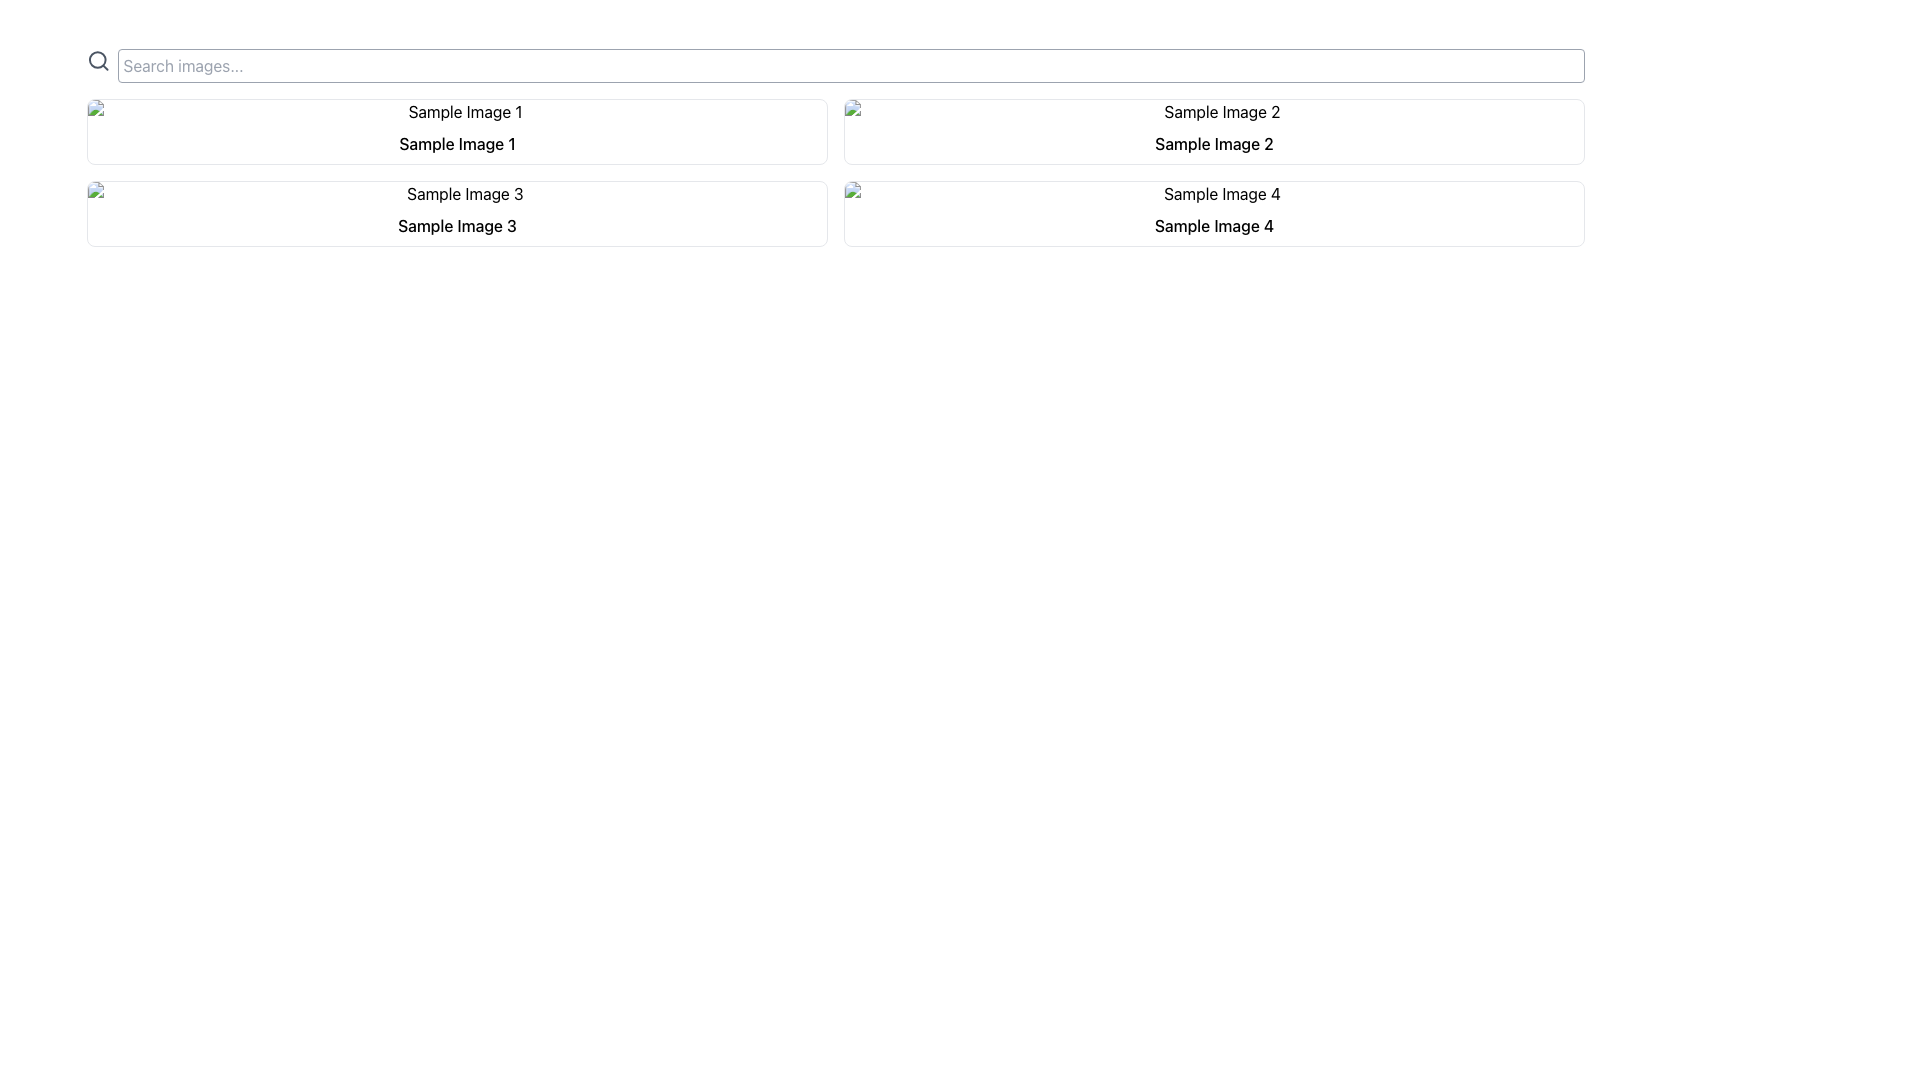 Image resolution: width=1920 pixels, height=1080 pixels. What do you see at coordinates (1213, 131) in the screenshot?
I see `the second card in the grid layout, which has a lightly gray border and displays the title 'Sample Image 2'` at bounding box center [1213, 131].